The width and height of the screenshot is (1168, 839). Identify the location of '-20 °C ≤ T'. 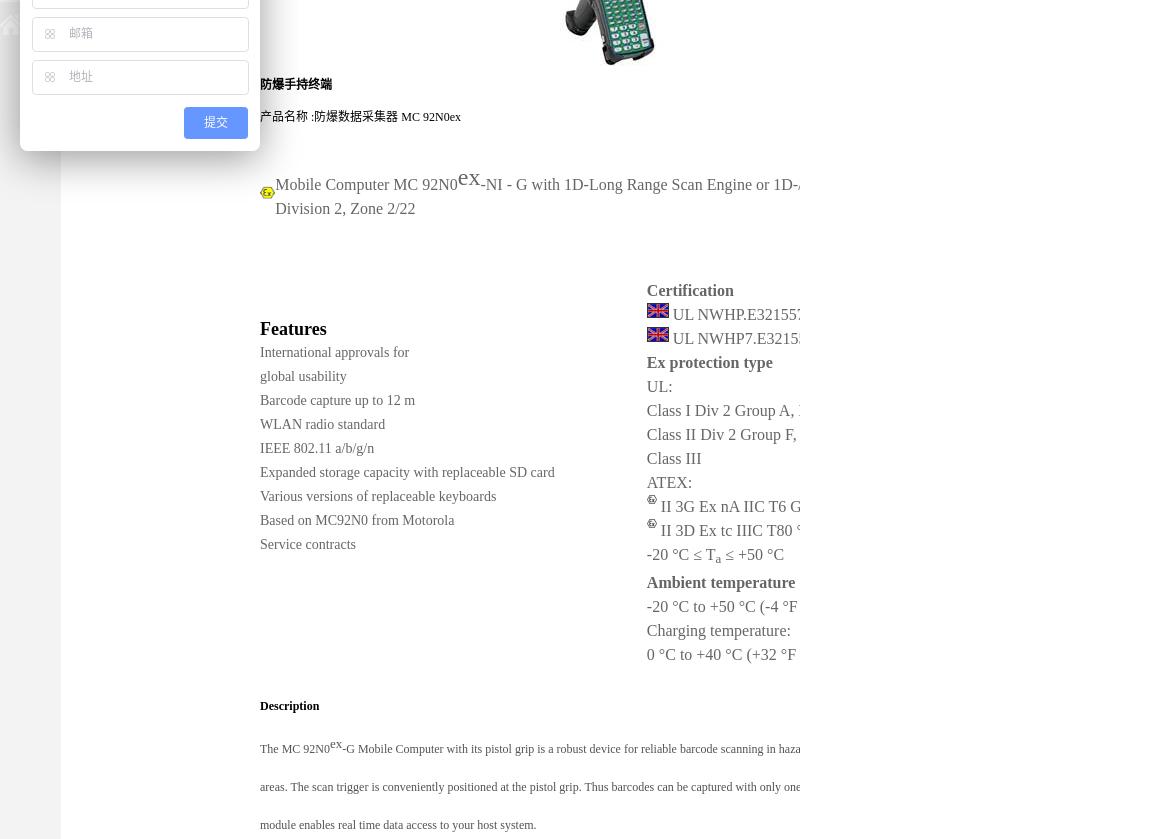
(679, 553).